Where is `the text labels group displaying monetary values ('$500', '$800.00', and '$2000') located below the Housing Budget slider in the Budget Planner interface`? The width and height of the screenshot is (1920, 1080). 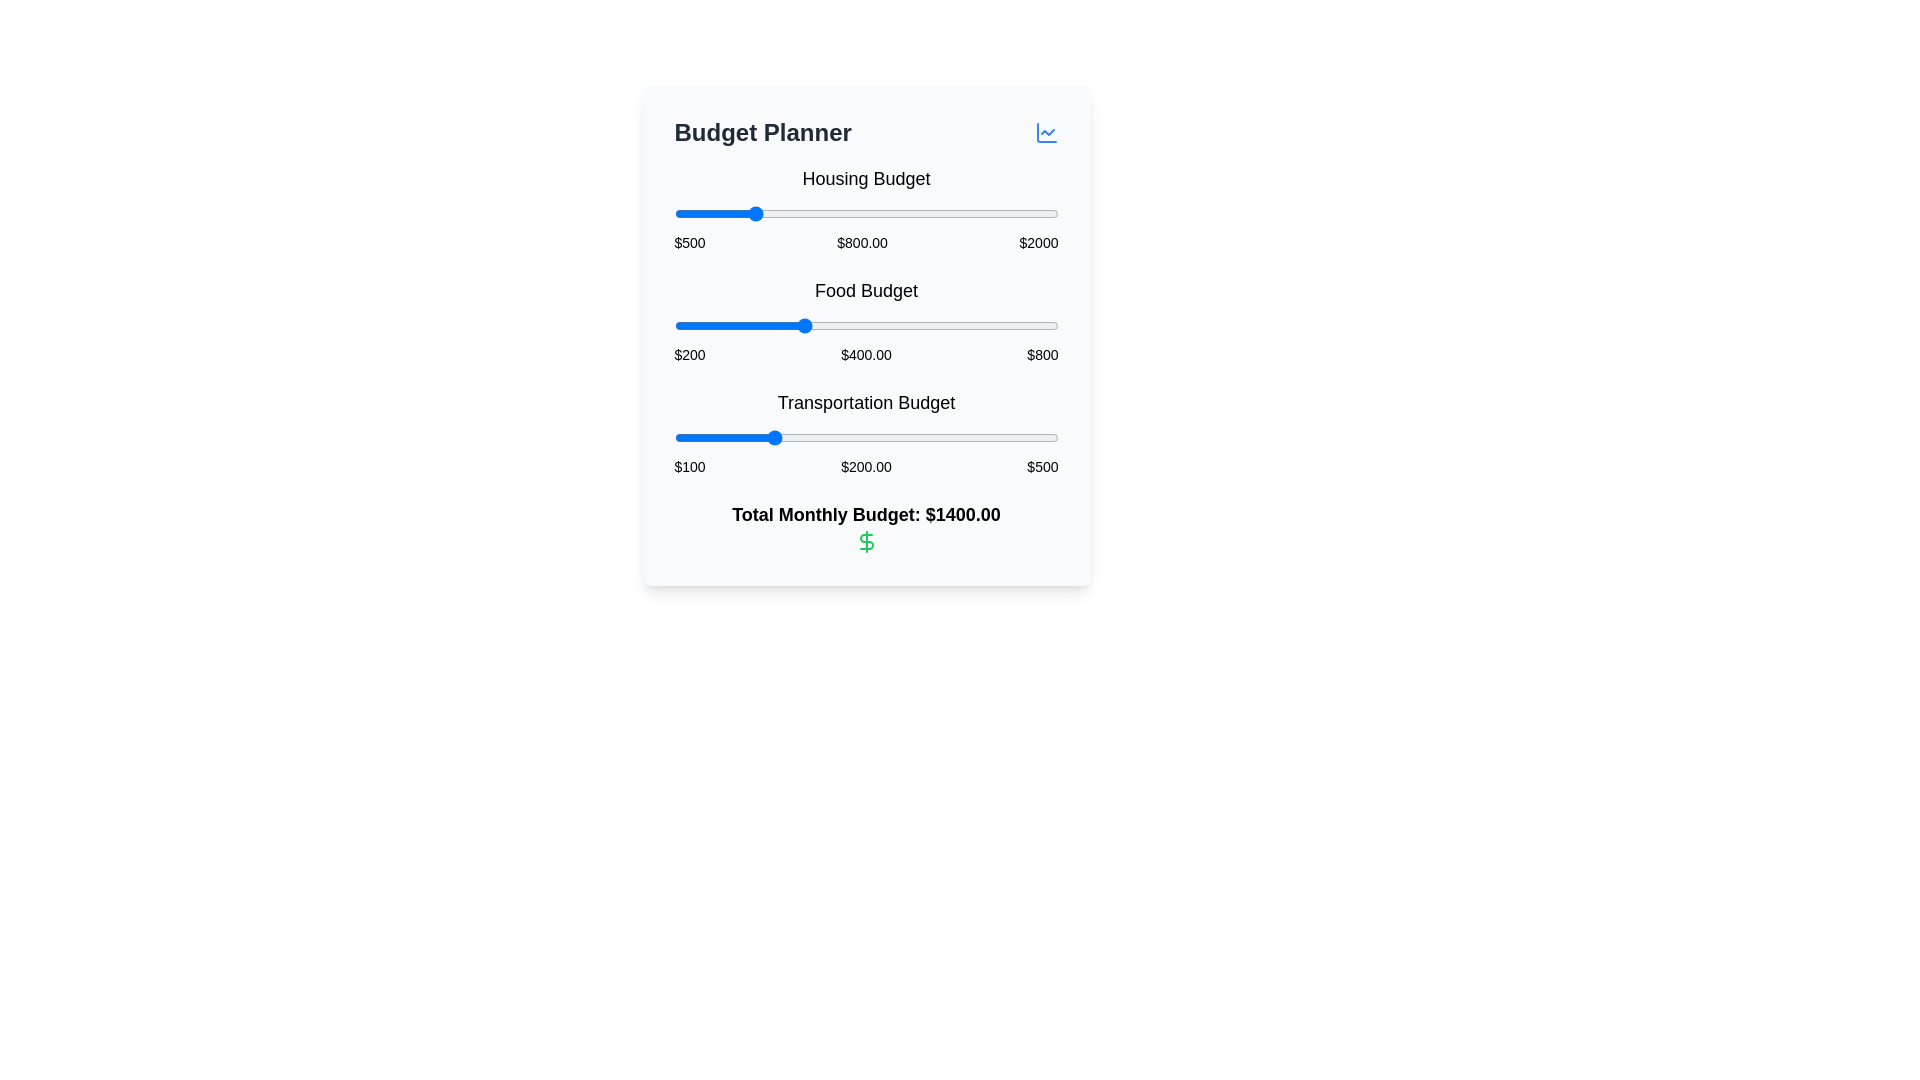
the text labels group displaying monetary values ('$500', '$800.00', and '$2000') located below the Housing Budget slider in the Budget Planner interface is located at coordinates (866, 242).